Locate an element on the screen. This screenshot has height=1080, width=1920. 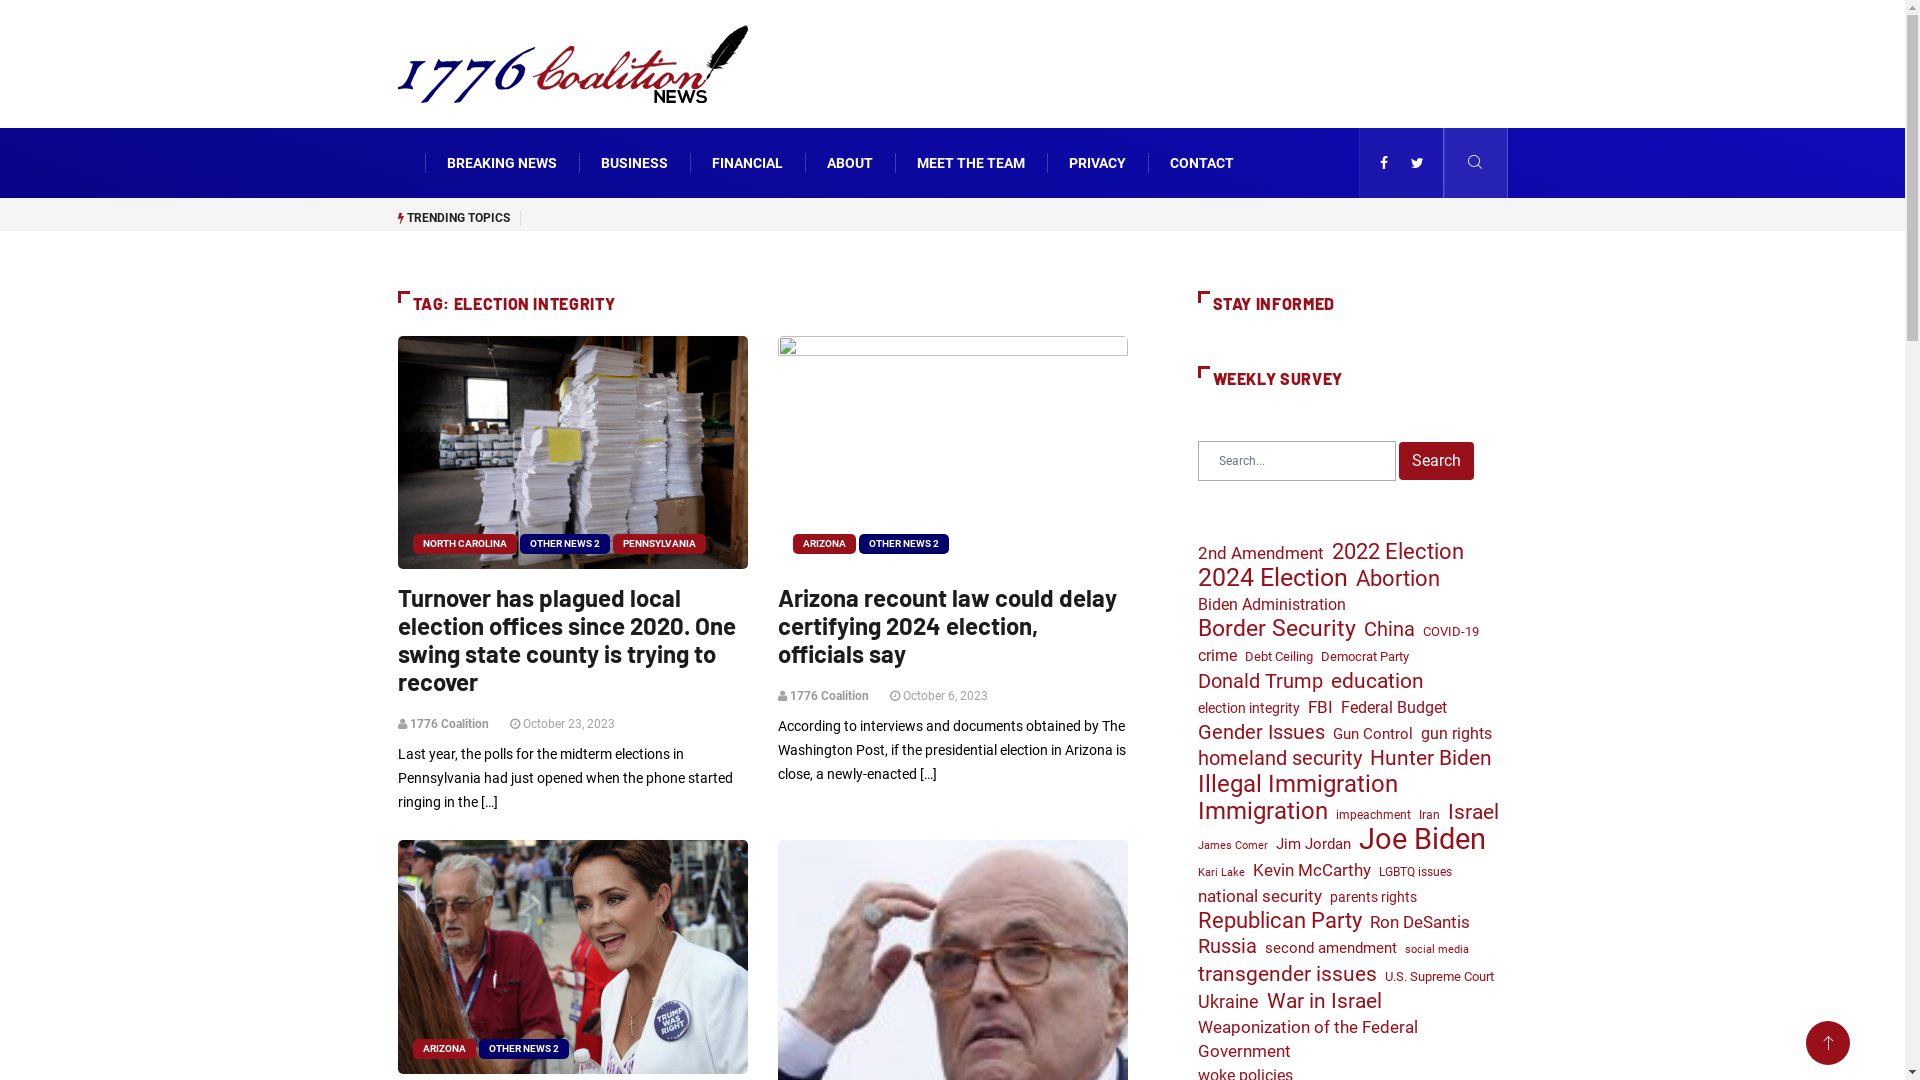
'COVID-19' is located at coordinates (1449, 632).